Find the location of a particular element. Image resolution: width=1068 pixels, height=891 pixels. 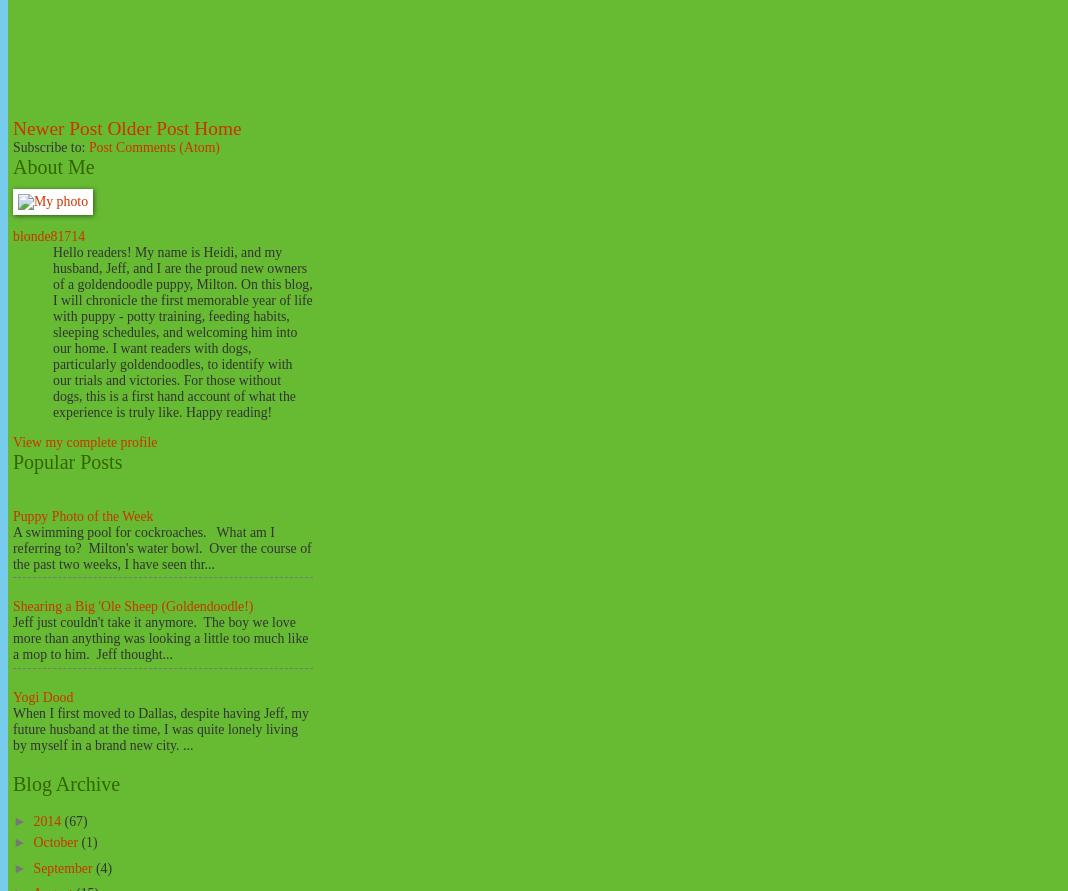

'2014' is located at coordinates (47, 820).